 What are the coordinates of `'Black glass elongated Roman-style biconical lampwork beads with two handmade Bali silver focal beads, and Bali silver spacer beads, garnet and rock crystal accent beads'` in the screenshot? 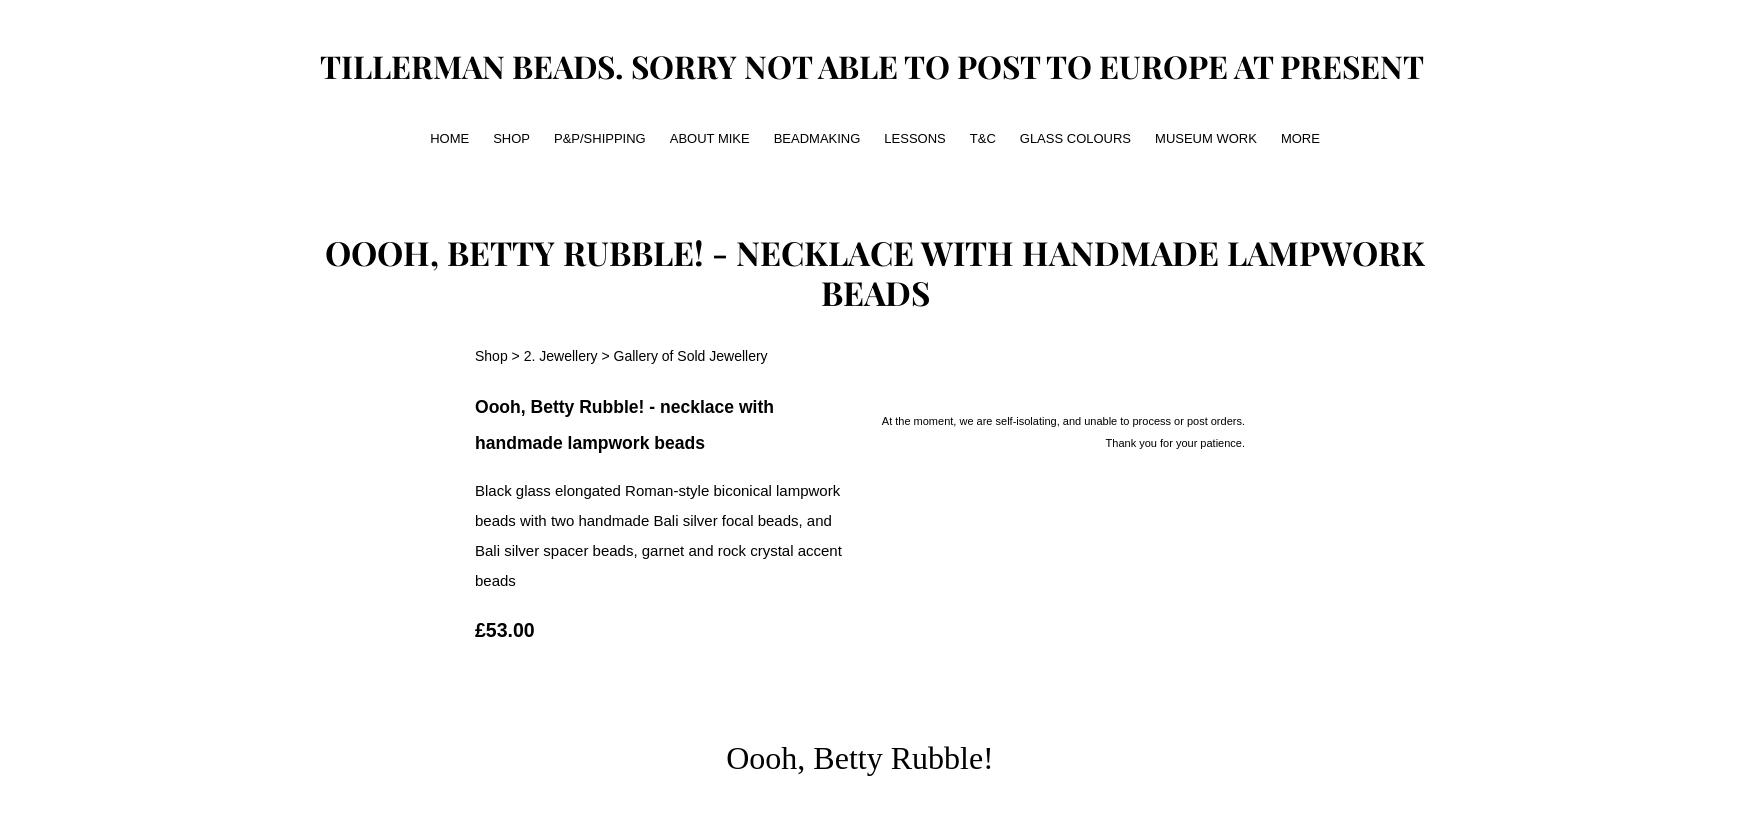 It's located at (657, 534).